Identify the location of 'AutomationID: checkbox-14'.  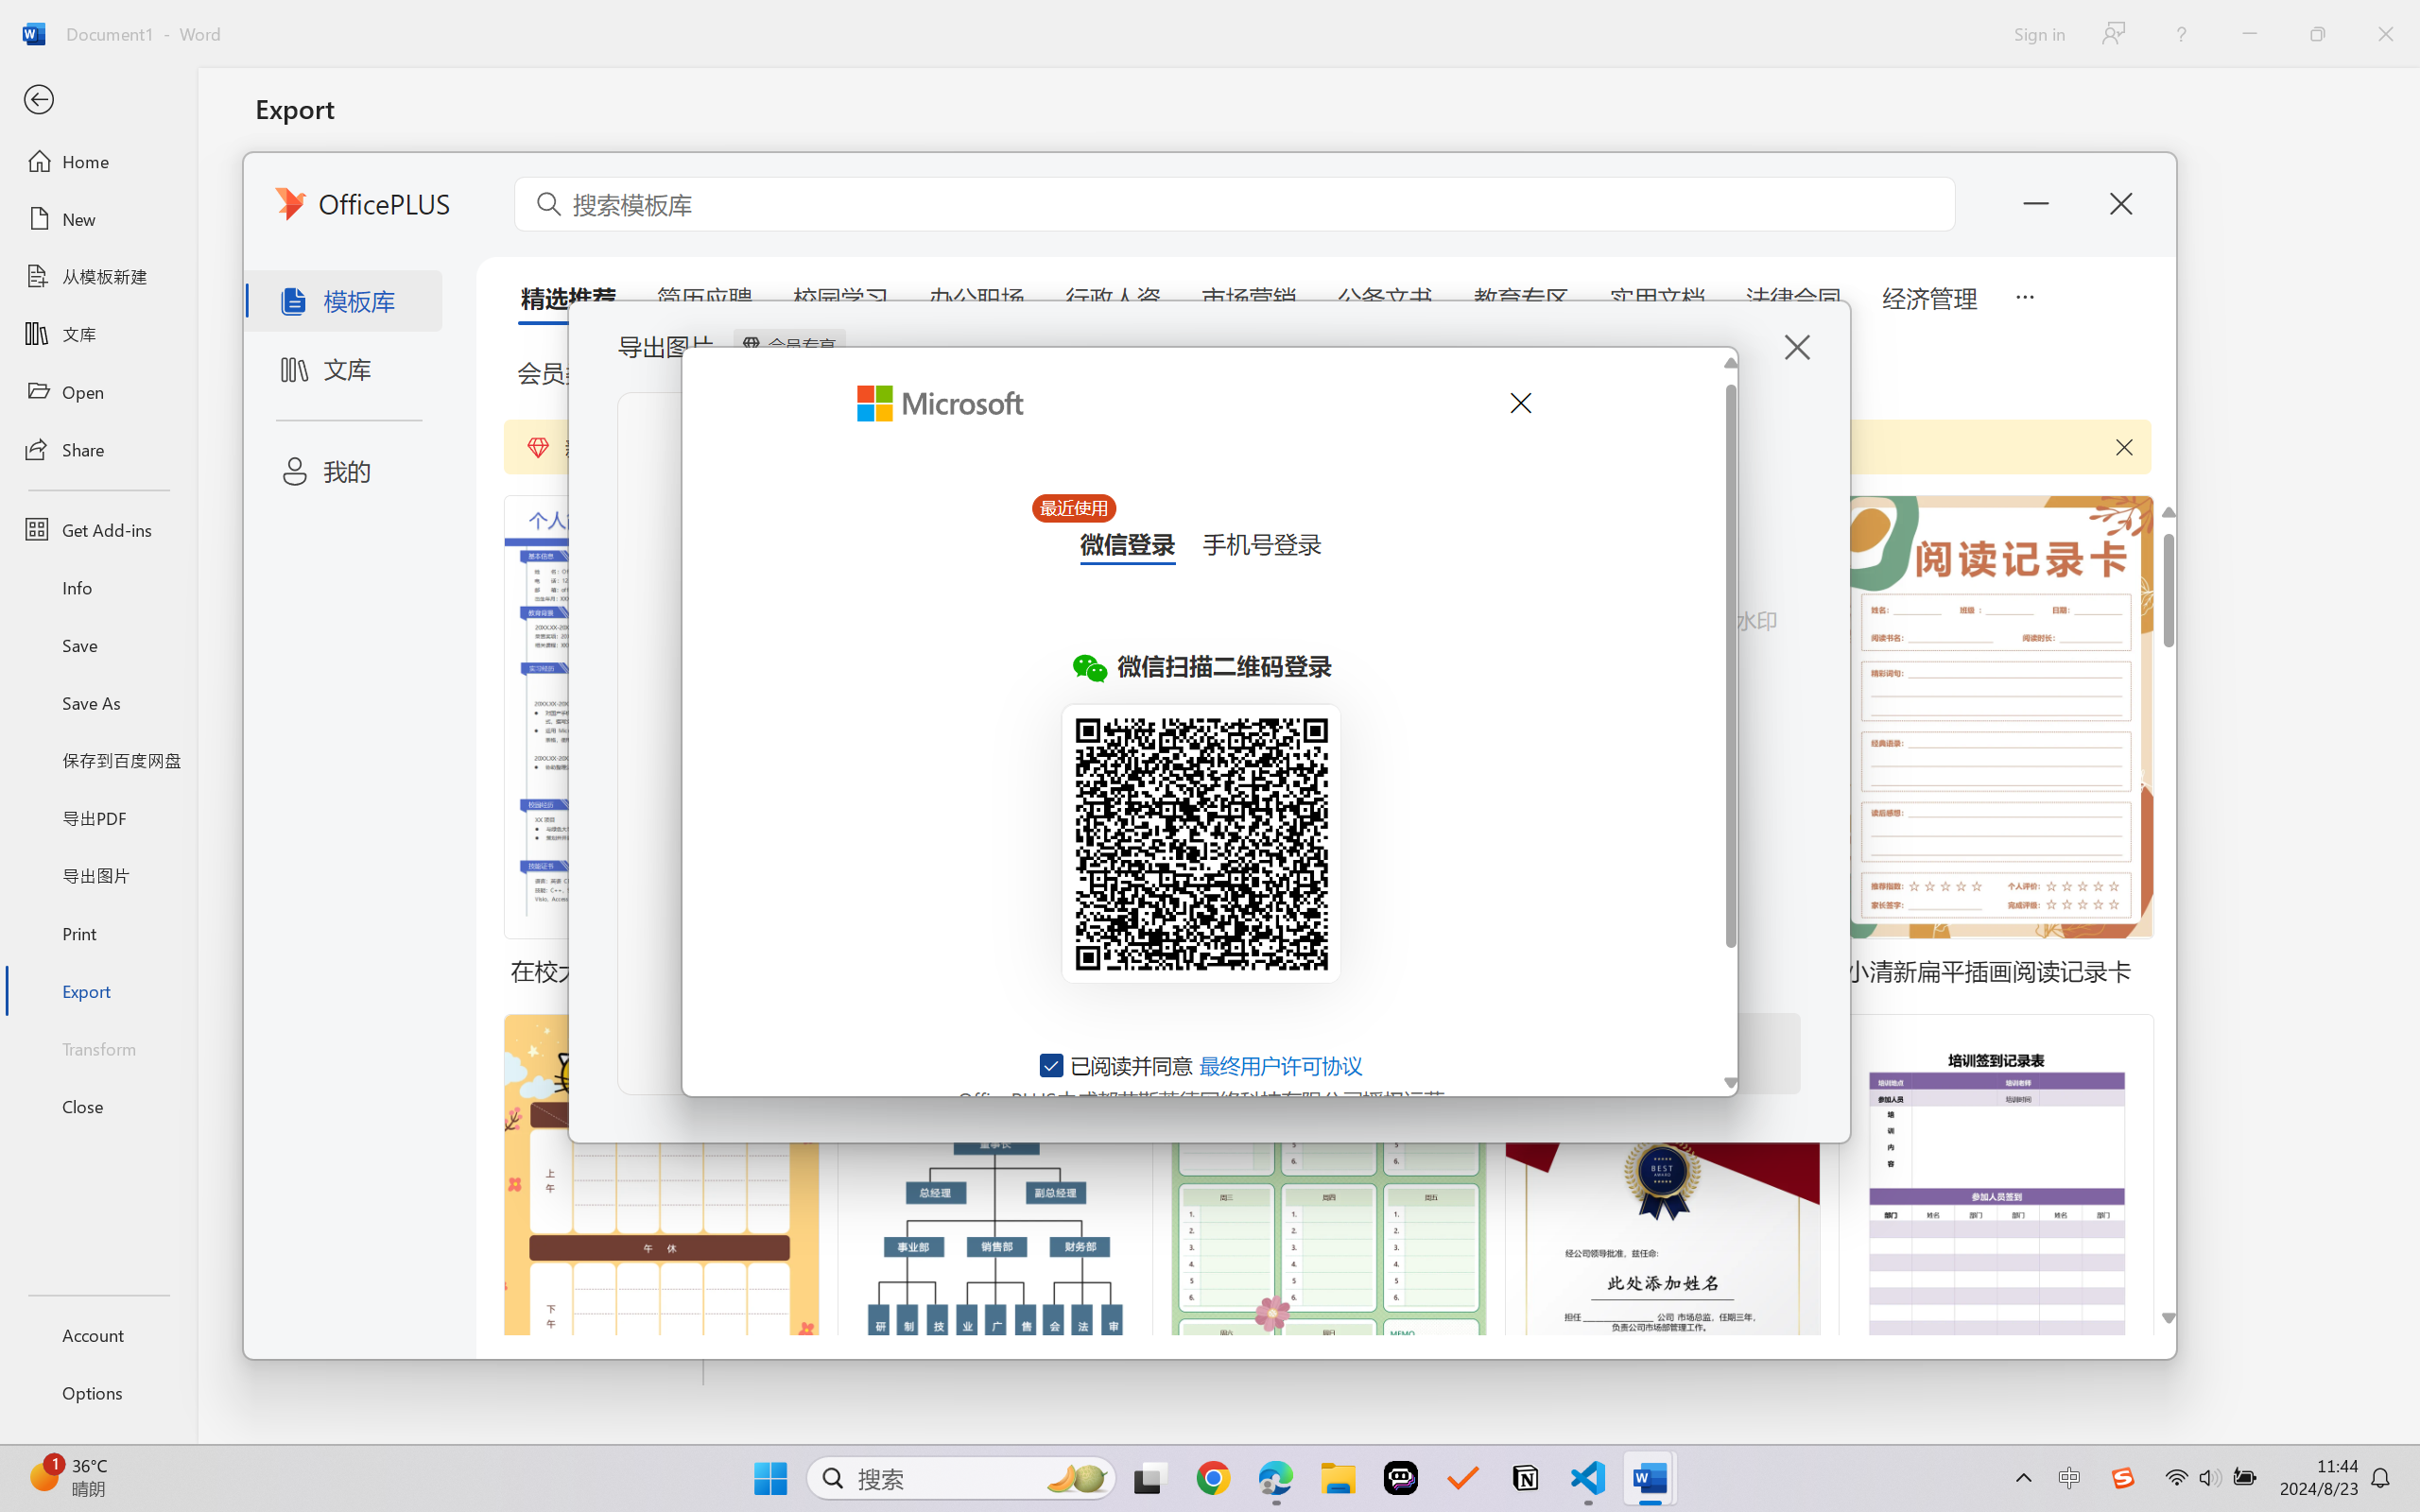
(1052, 1064).